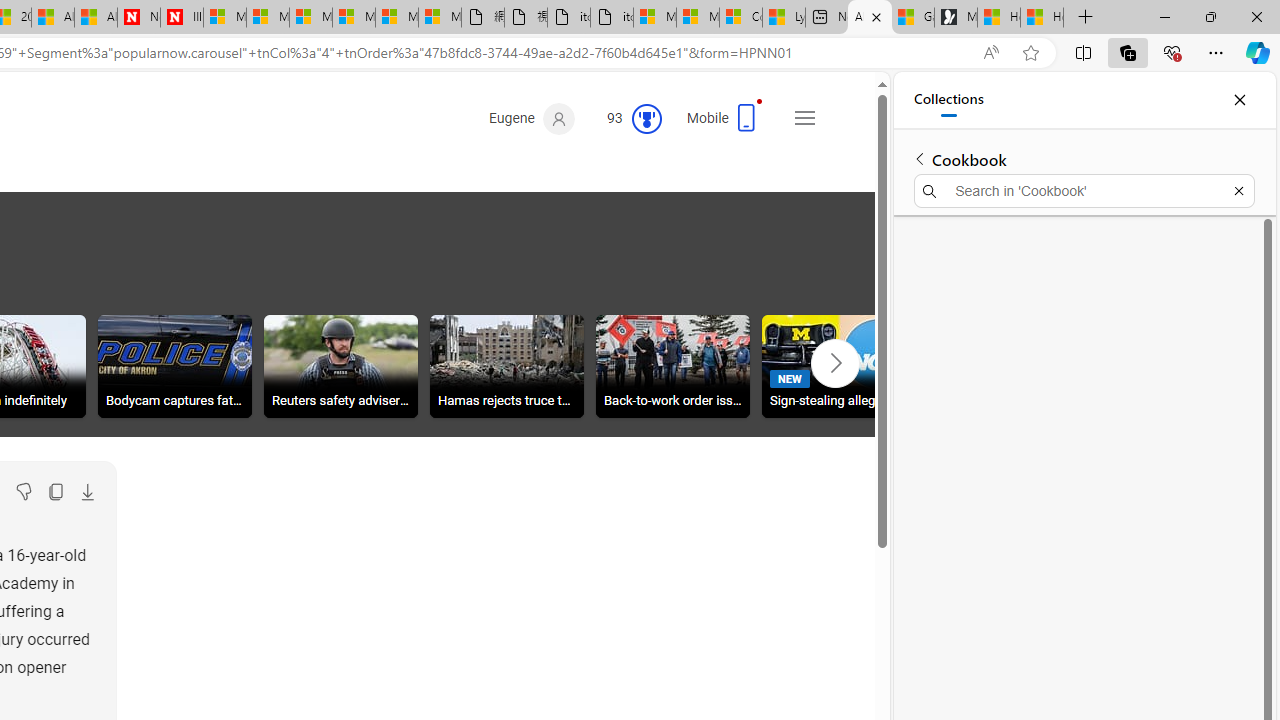  I want to click on 'itconcepthk.com/projector_solutions.mp4', so click(611, 17).